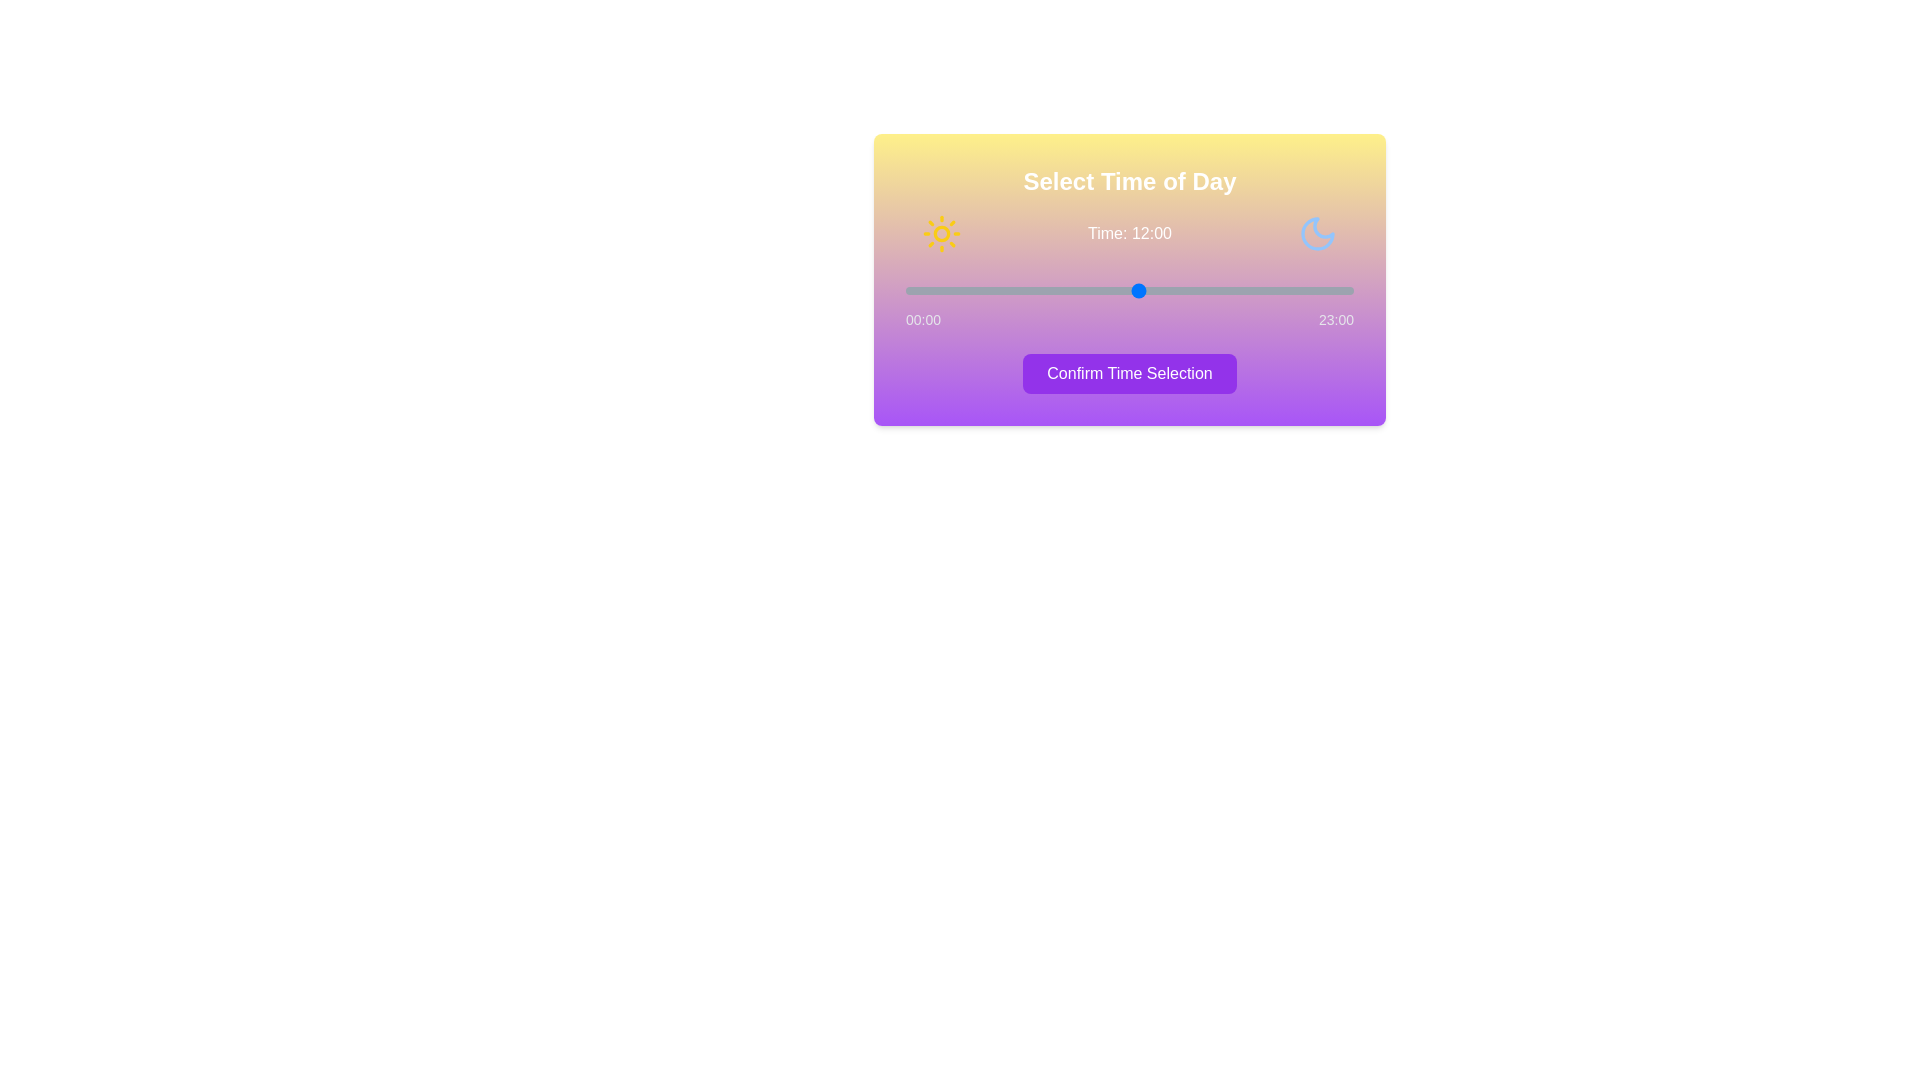 The height and width of the screenshot is (1080, 1920). Describe the element at coordinates (944, 290) in the screenshot. I see `the time to 2 hour(s) by interacting with the slider` at that location.